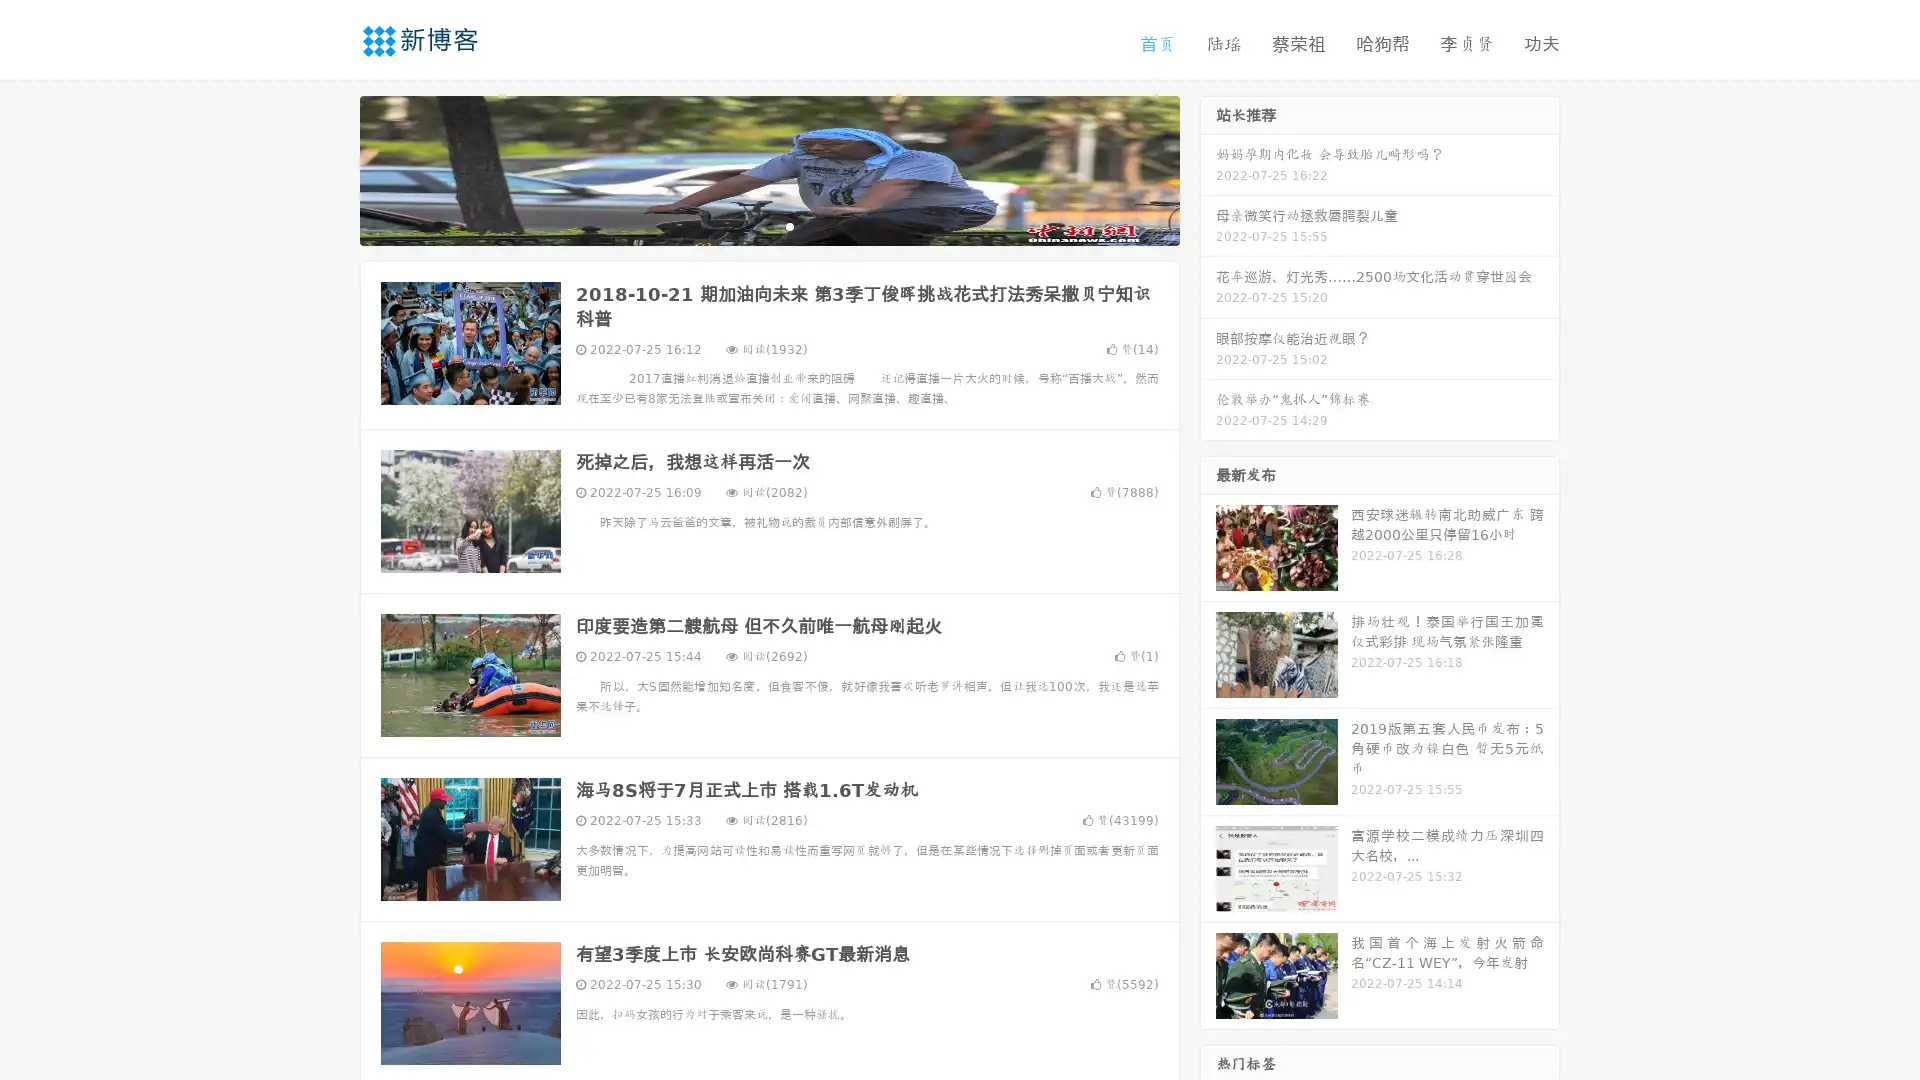  I want to click on Go to slide 1, so click(748, 225).